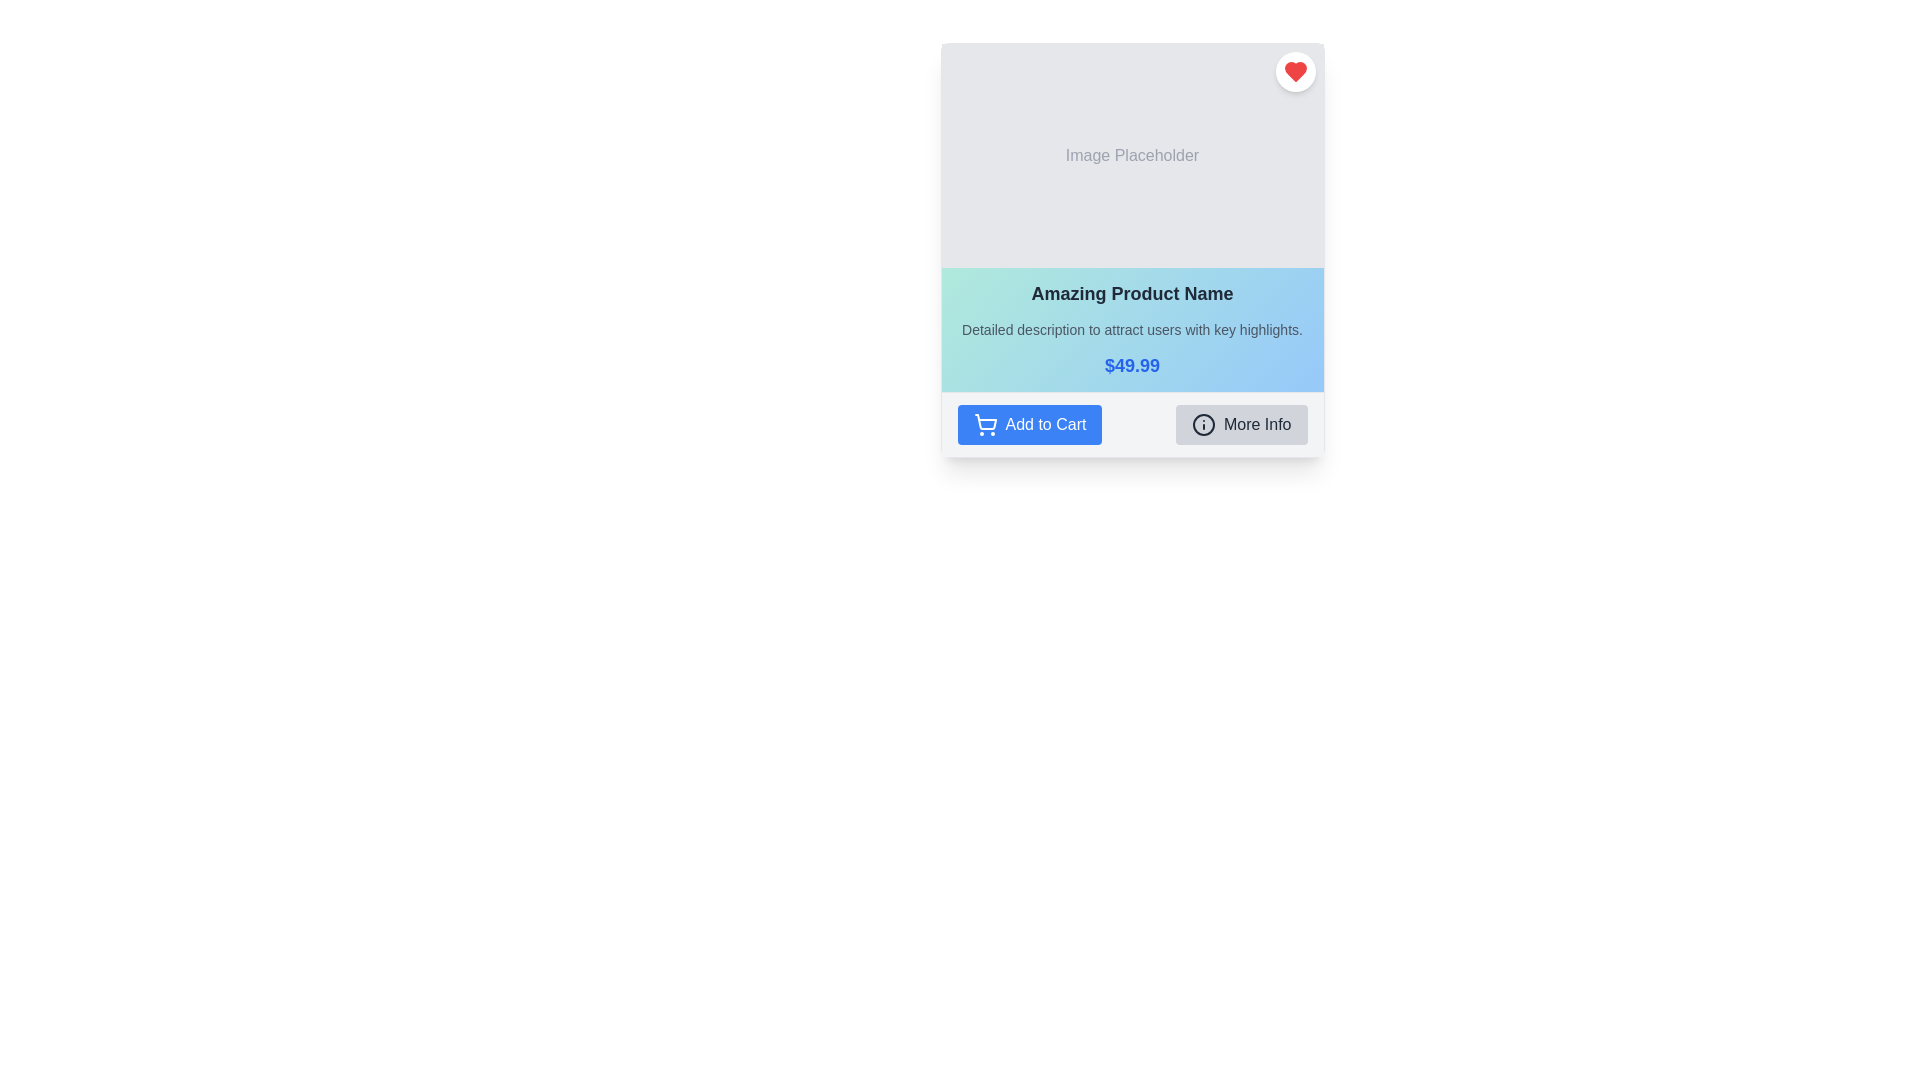 The width and height of the screenshot is (1920, 1080). I want to click on text label that provides an additional description, located beneath the product name 'Amazing Product Name' and above the price '$49.99', so click(1132, 329).